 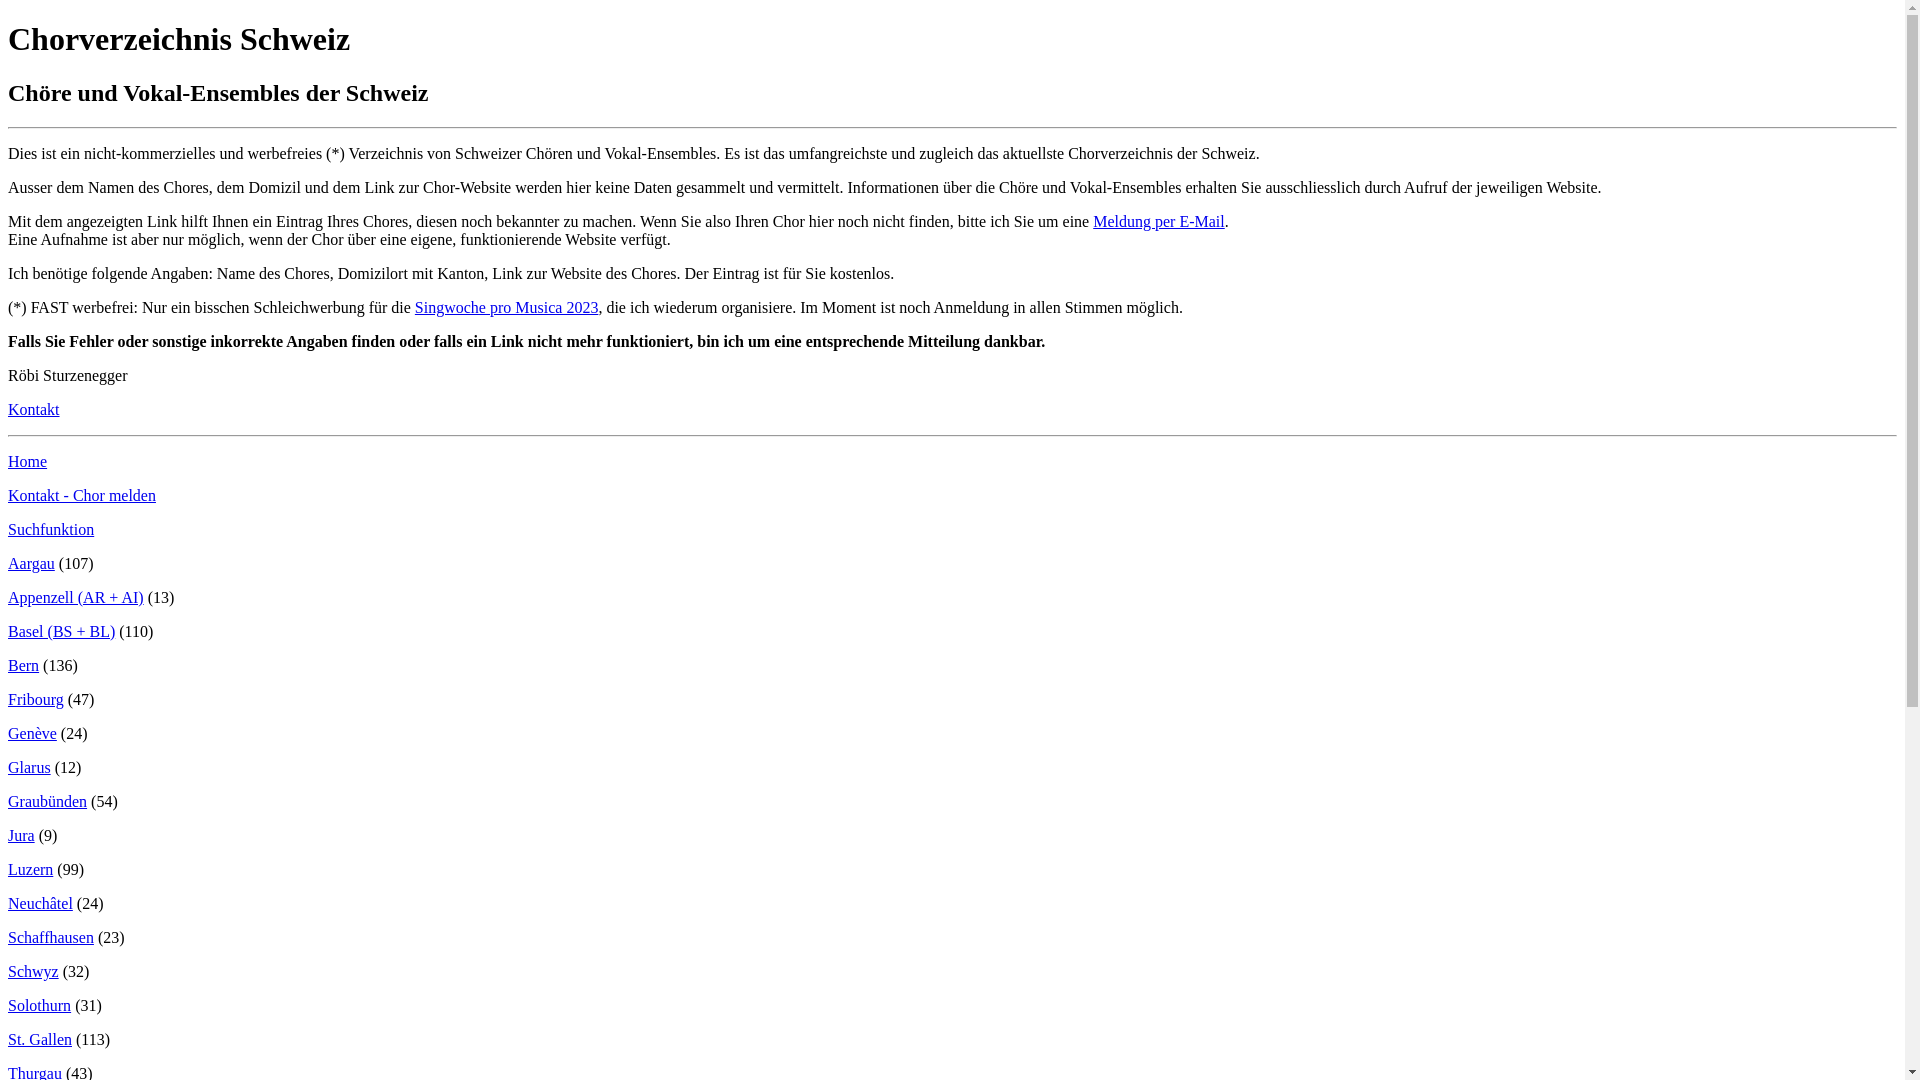 What do you see at coordinates (76, 596) in the screenshot?
I see `'Appenzell (AR + AI)'` at bounding box center [76, 596].